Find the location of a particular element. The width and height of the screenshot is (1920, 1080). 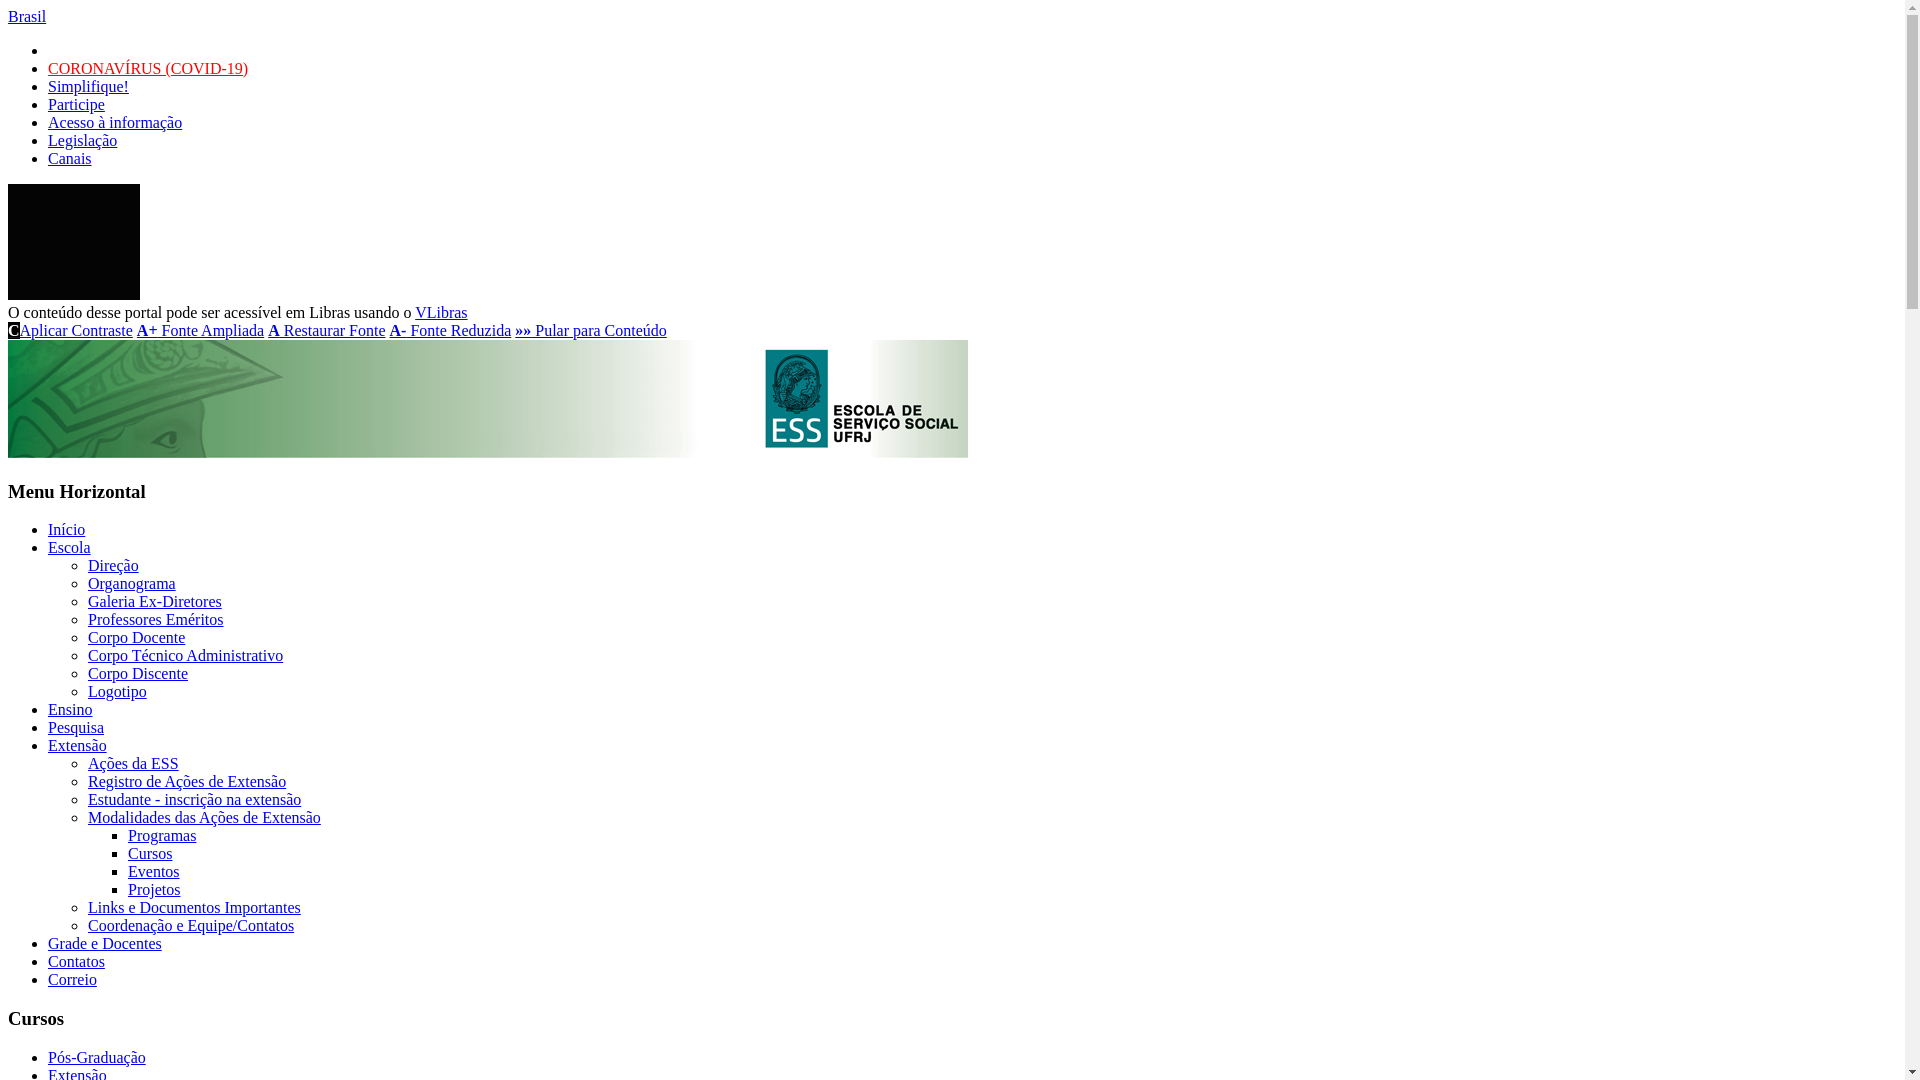

'Brasil' is located at coordinates (27, 16).